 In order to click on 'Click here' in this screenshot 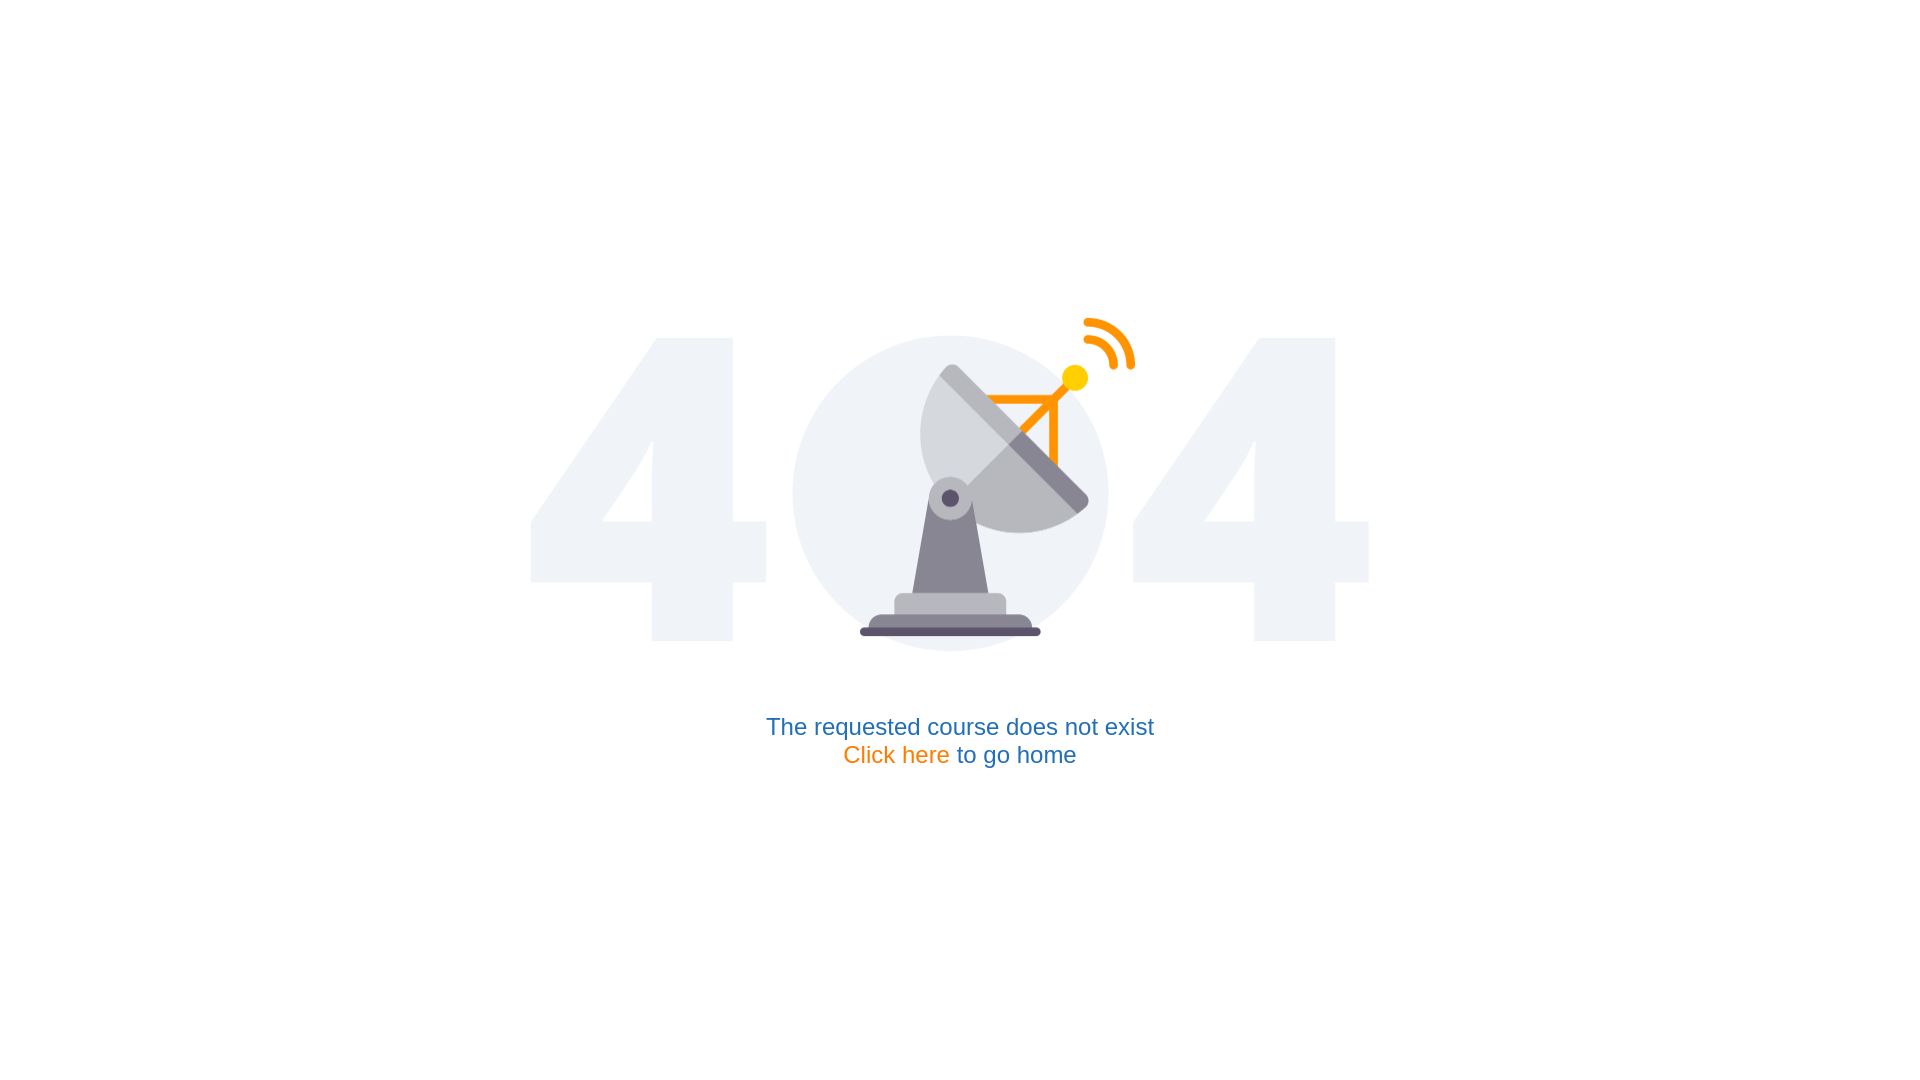, I will do `click(895, 754)`.